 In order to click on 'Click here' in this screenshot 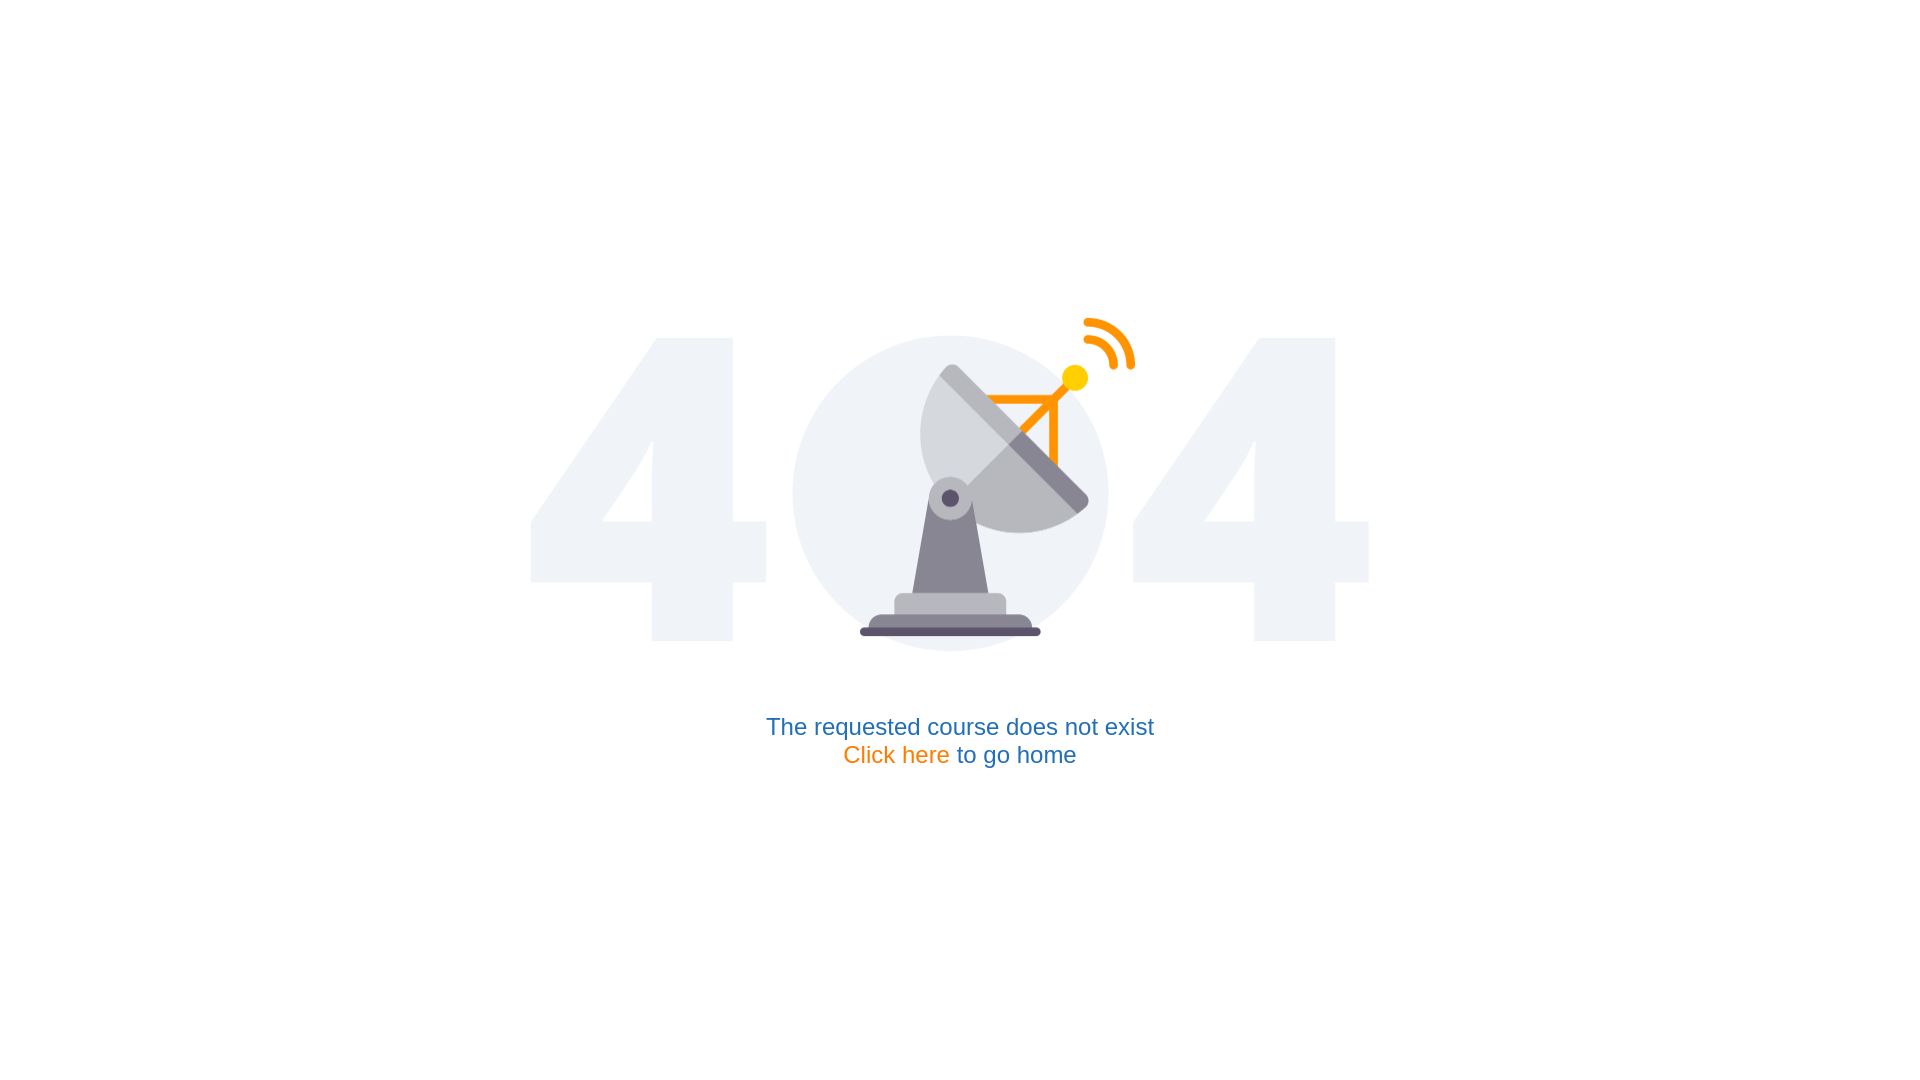, I will do `click(895, 754)`.